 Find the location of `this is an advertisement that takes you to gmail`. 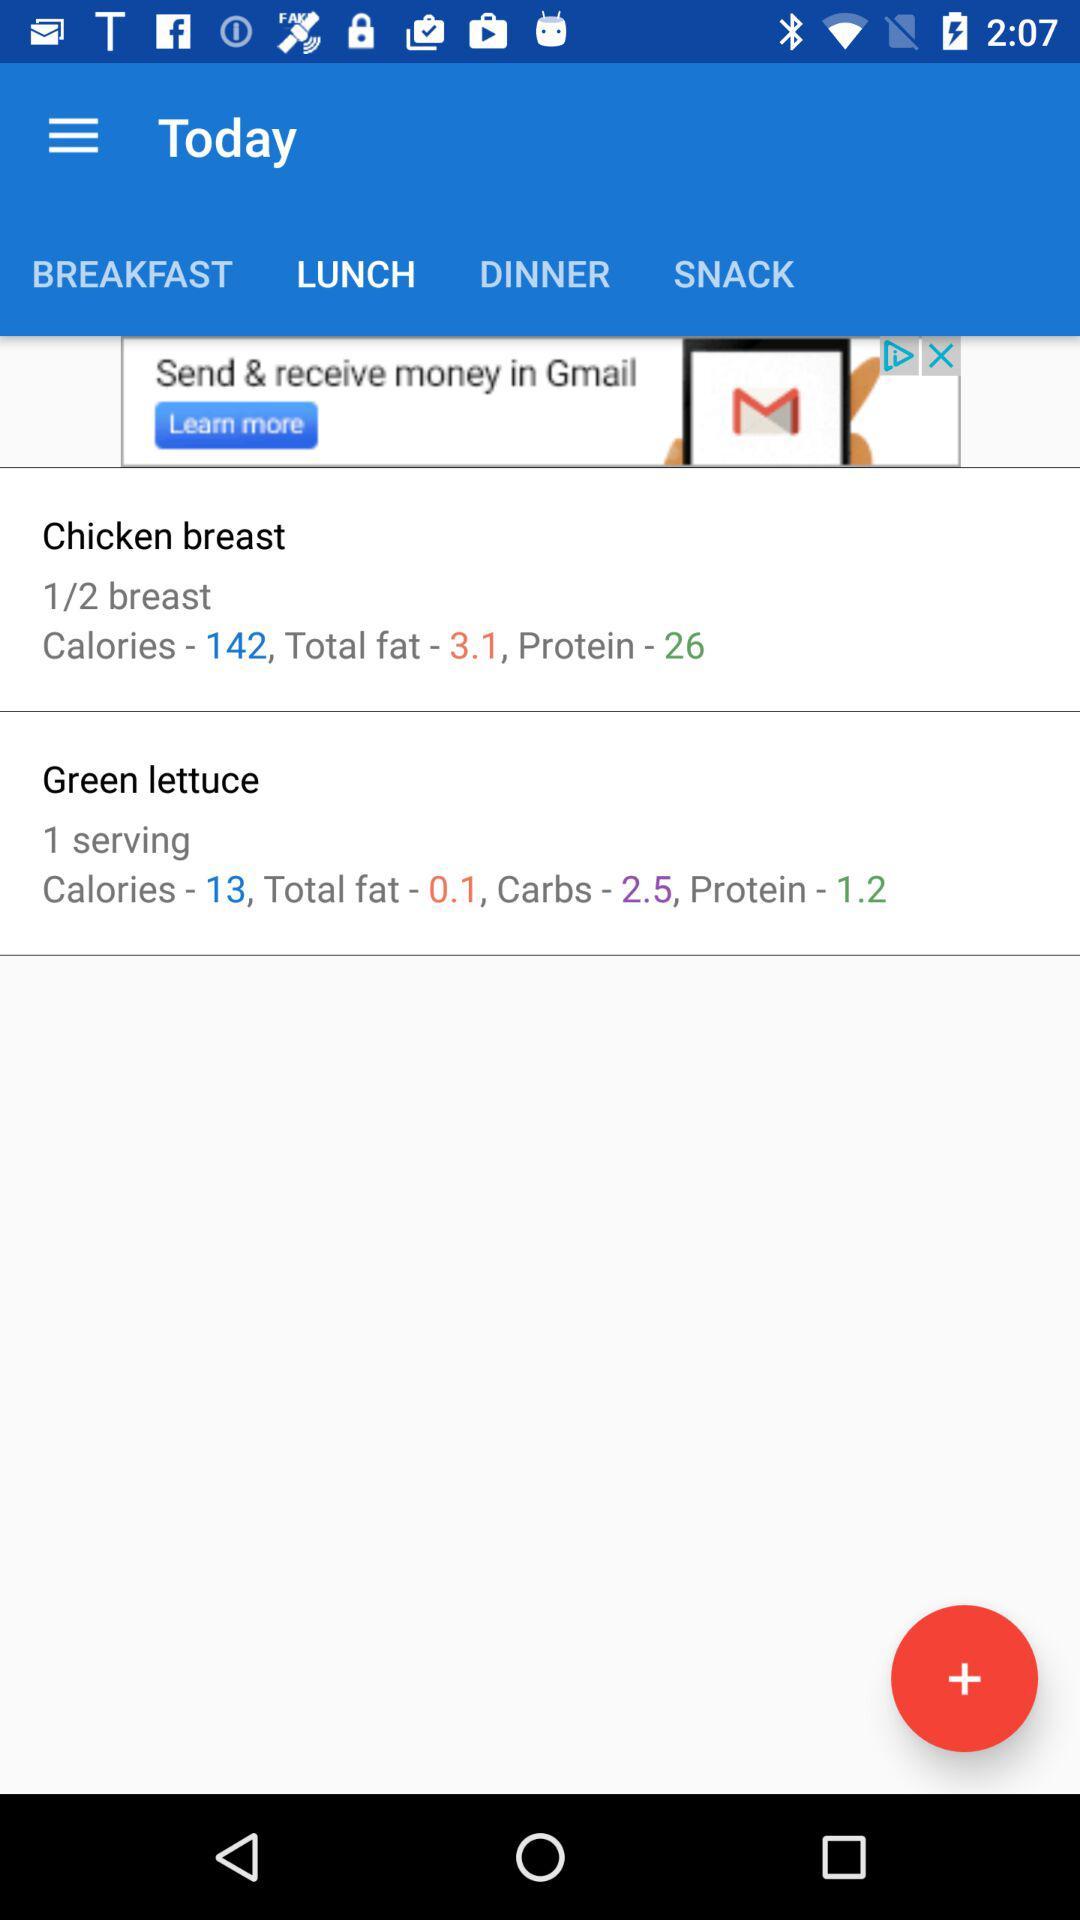

this is an advertisement that takes you to gmail is located at coordinates (540, 400).